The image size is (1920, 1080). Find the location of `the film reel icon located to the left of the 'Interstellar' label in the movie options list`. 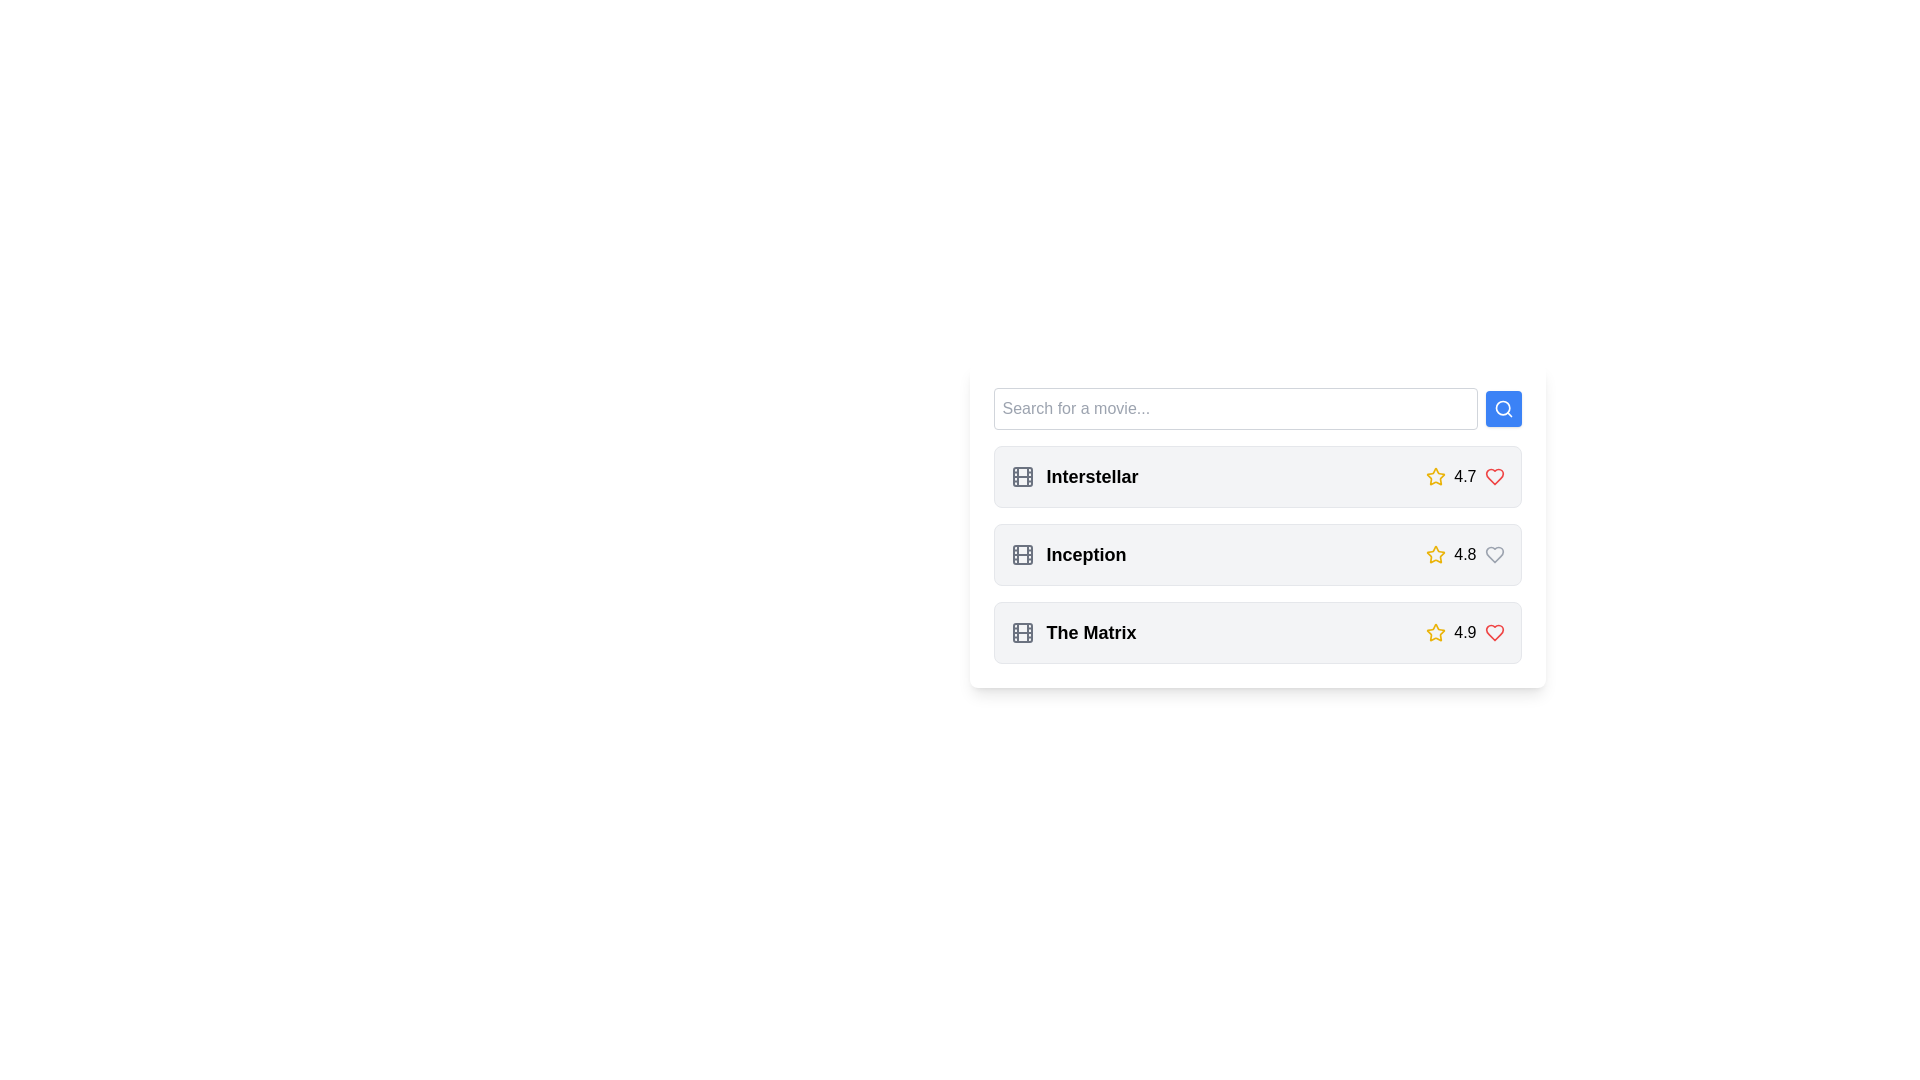

the film reel icon located to the left of the 'Interstellar' label in the movie options list is located at coordinates (1022, 477).